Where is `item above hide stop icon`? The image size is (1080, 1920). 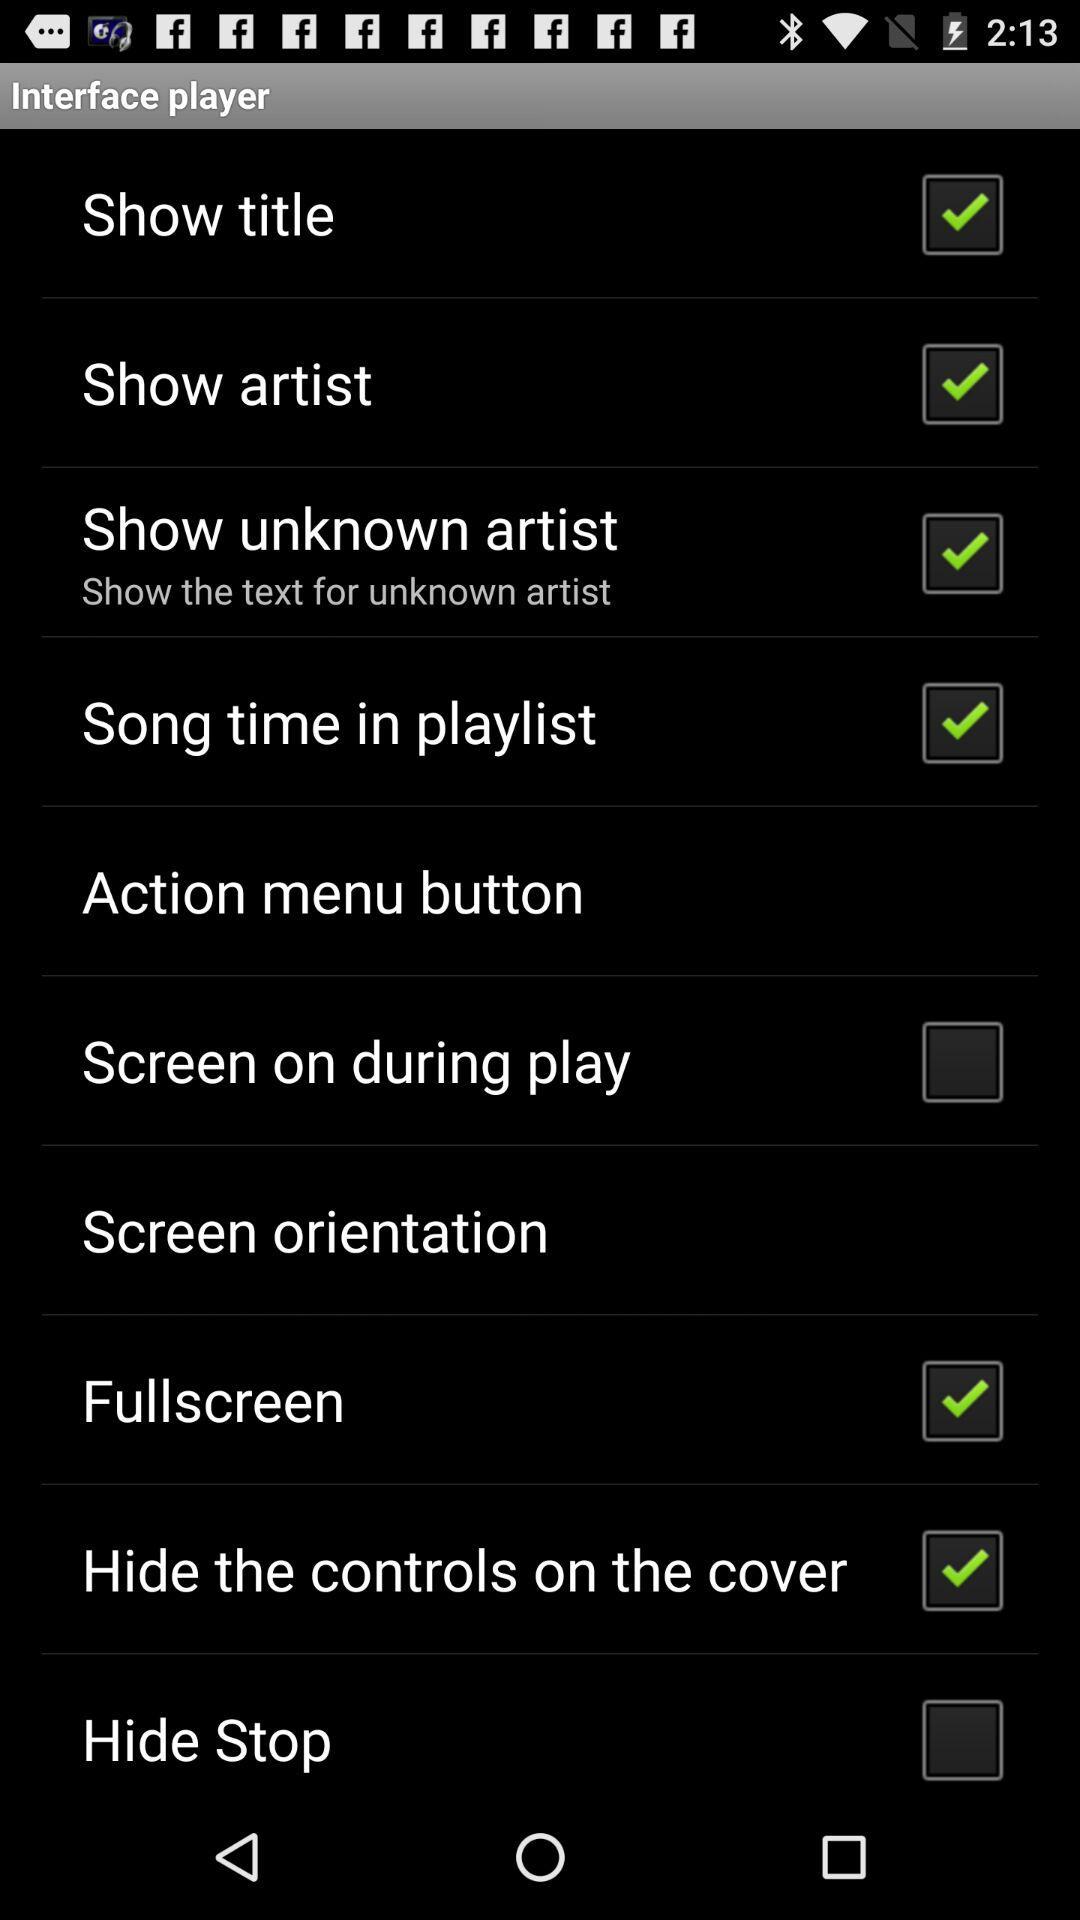
item above hide stop icon is located at coordinates (464, 1567).